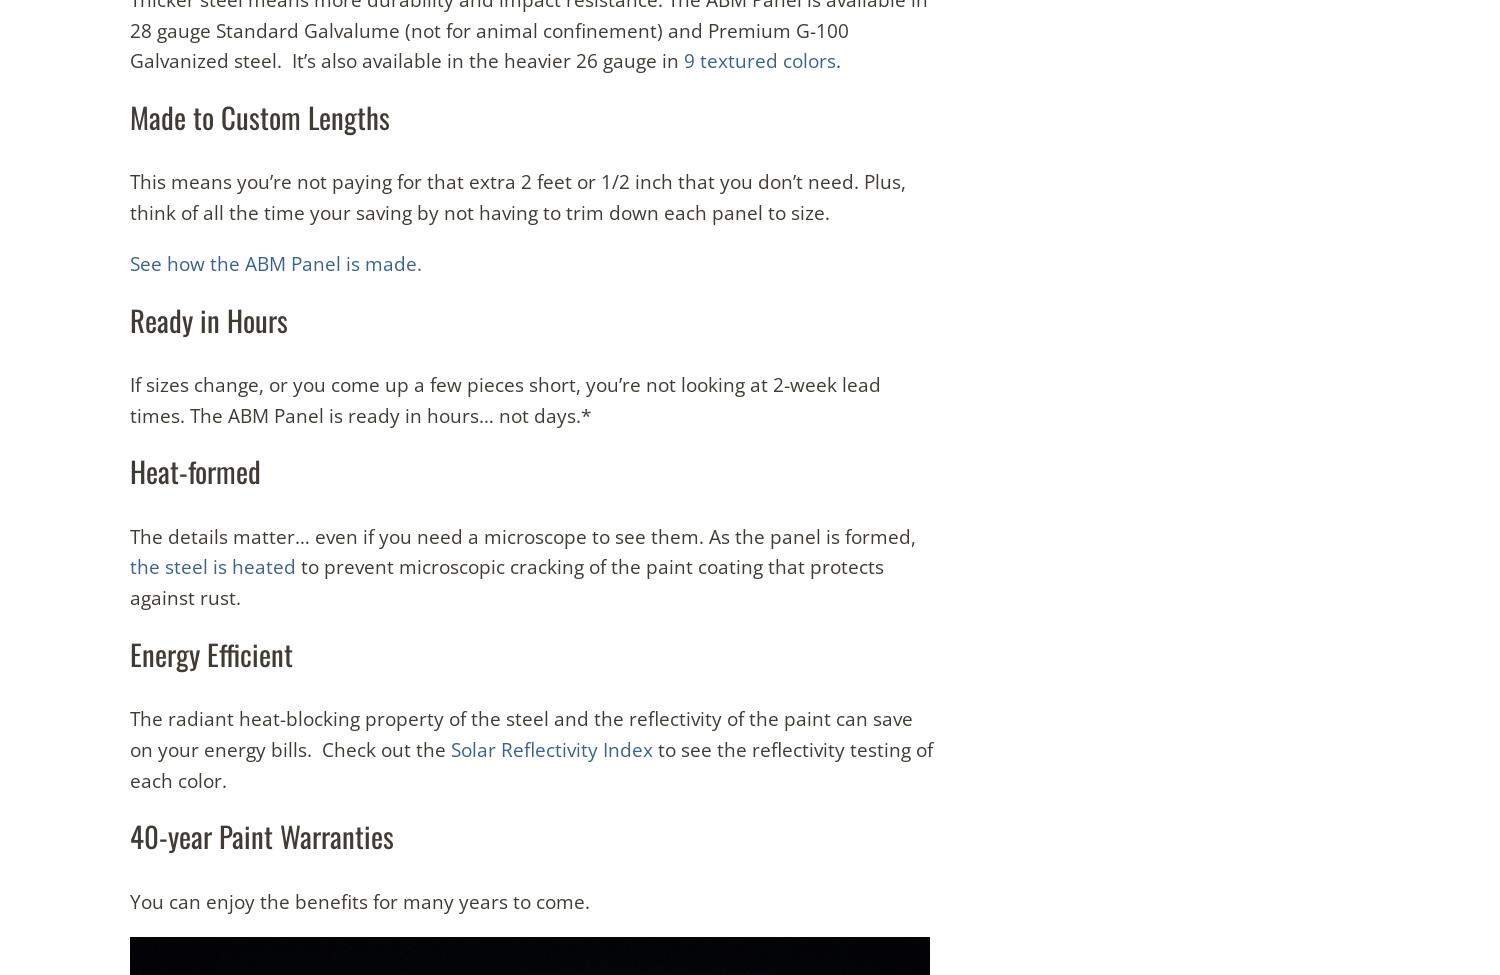 The width and height of the screenshot is (1500, 975). Describe the element at coordinates (210, 652) in the screenshot. I see `'Energy Efficient'` at that location.